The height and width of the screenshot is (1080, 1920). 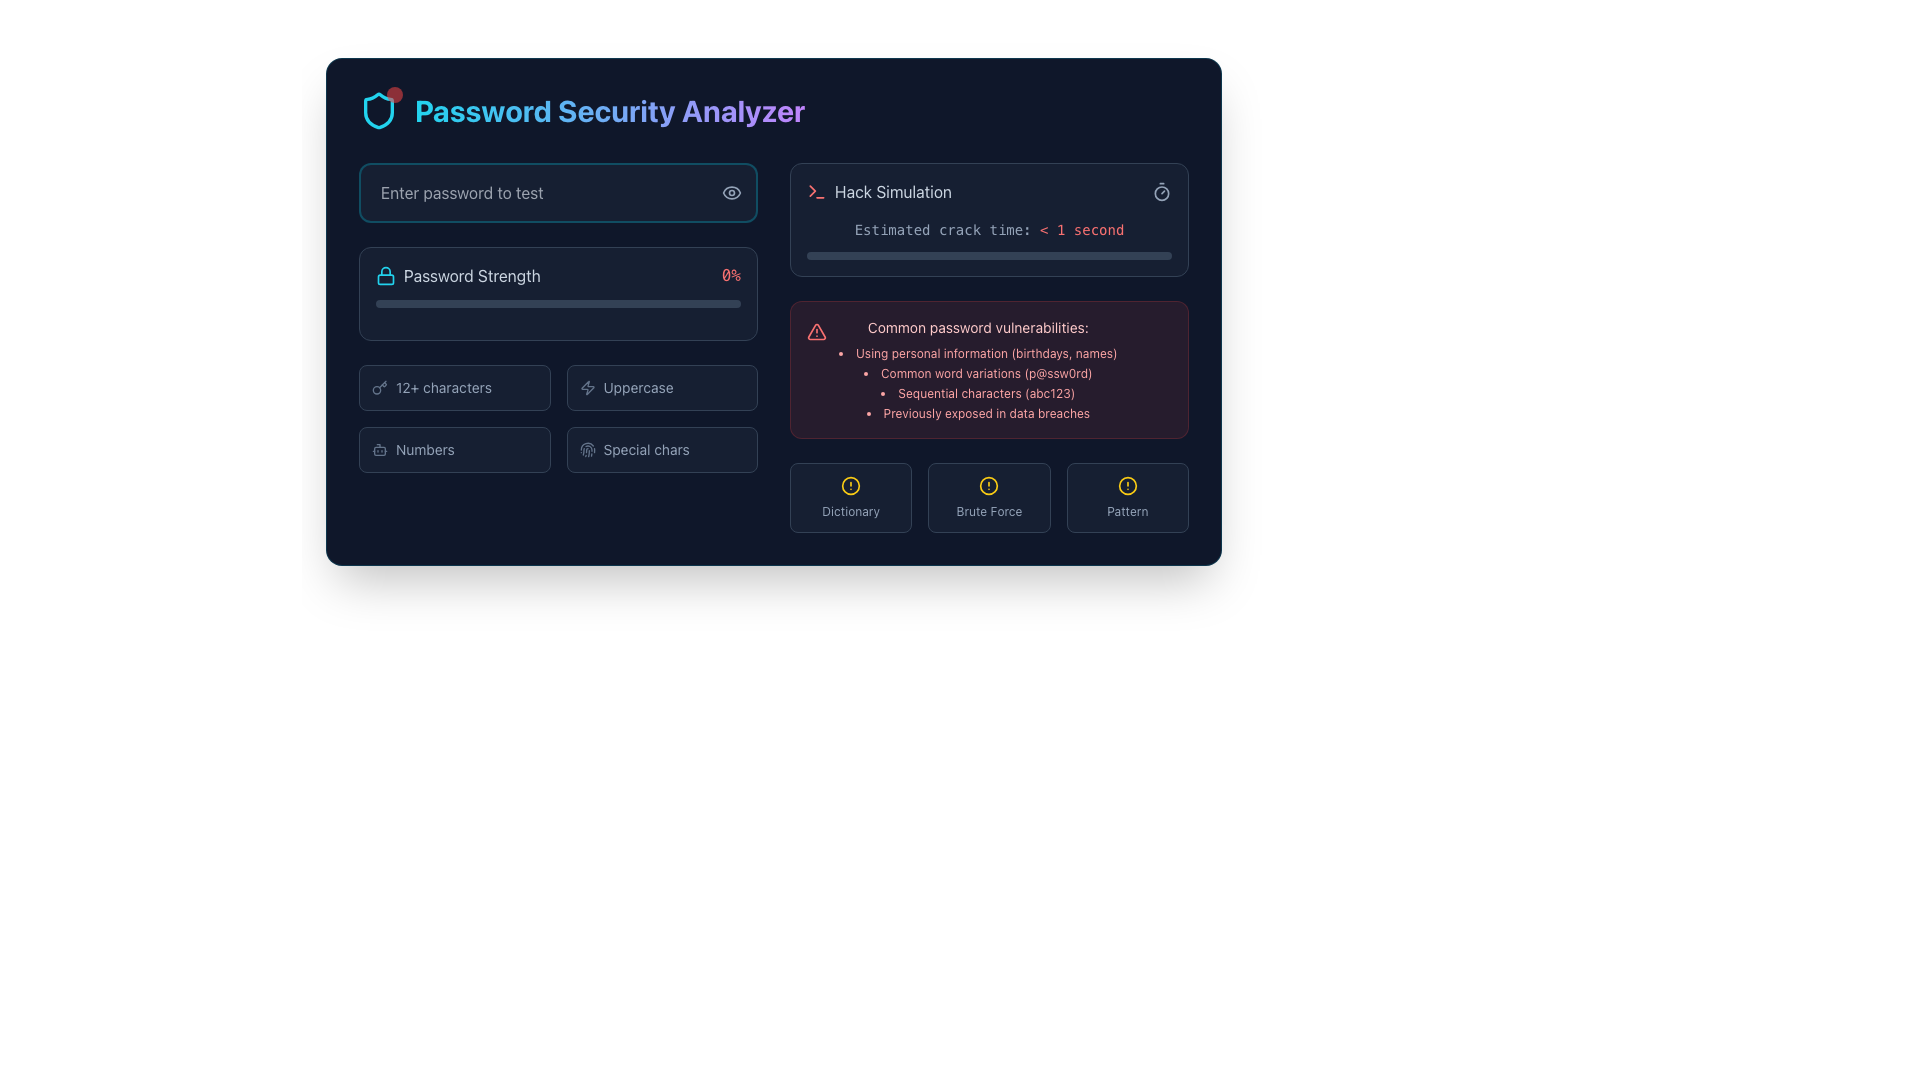 What do you see at coordinates (662, 450) in the screenshot?
I see `the 'Special chars' button, which is a rectangular button with a fingerprint icon located in the 'Password Security Analyzer' section, below the 'Uppercase' button and to the right of the 'Numbers' button` at bounding box center [662, 450].